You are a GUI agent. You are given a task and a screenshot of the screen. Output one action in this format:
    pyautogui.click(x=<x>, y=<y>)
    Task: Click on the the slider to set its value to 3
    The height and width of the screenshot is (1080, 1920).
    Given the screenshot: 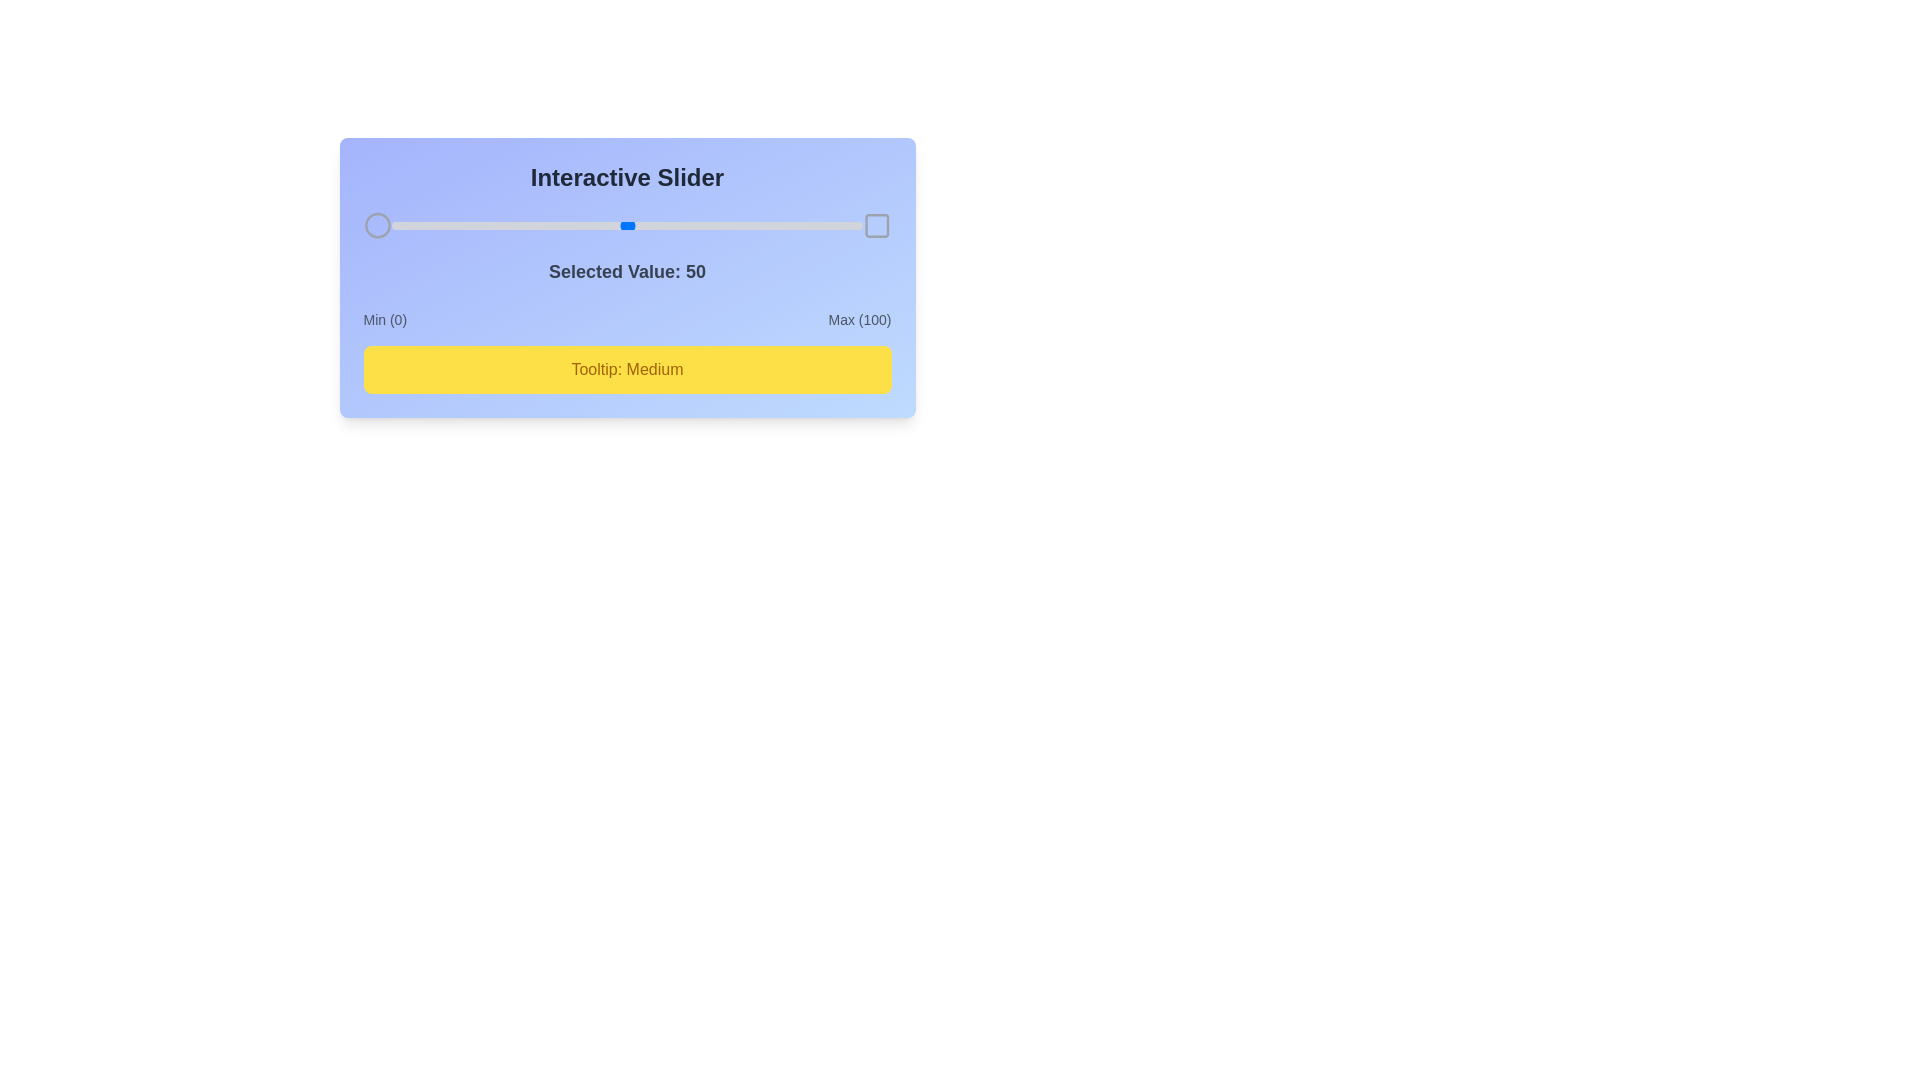 What is the action you would take?
    pyautogui.click(x=405, y=225)
    